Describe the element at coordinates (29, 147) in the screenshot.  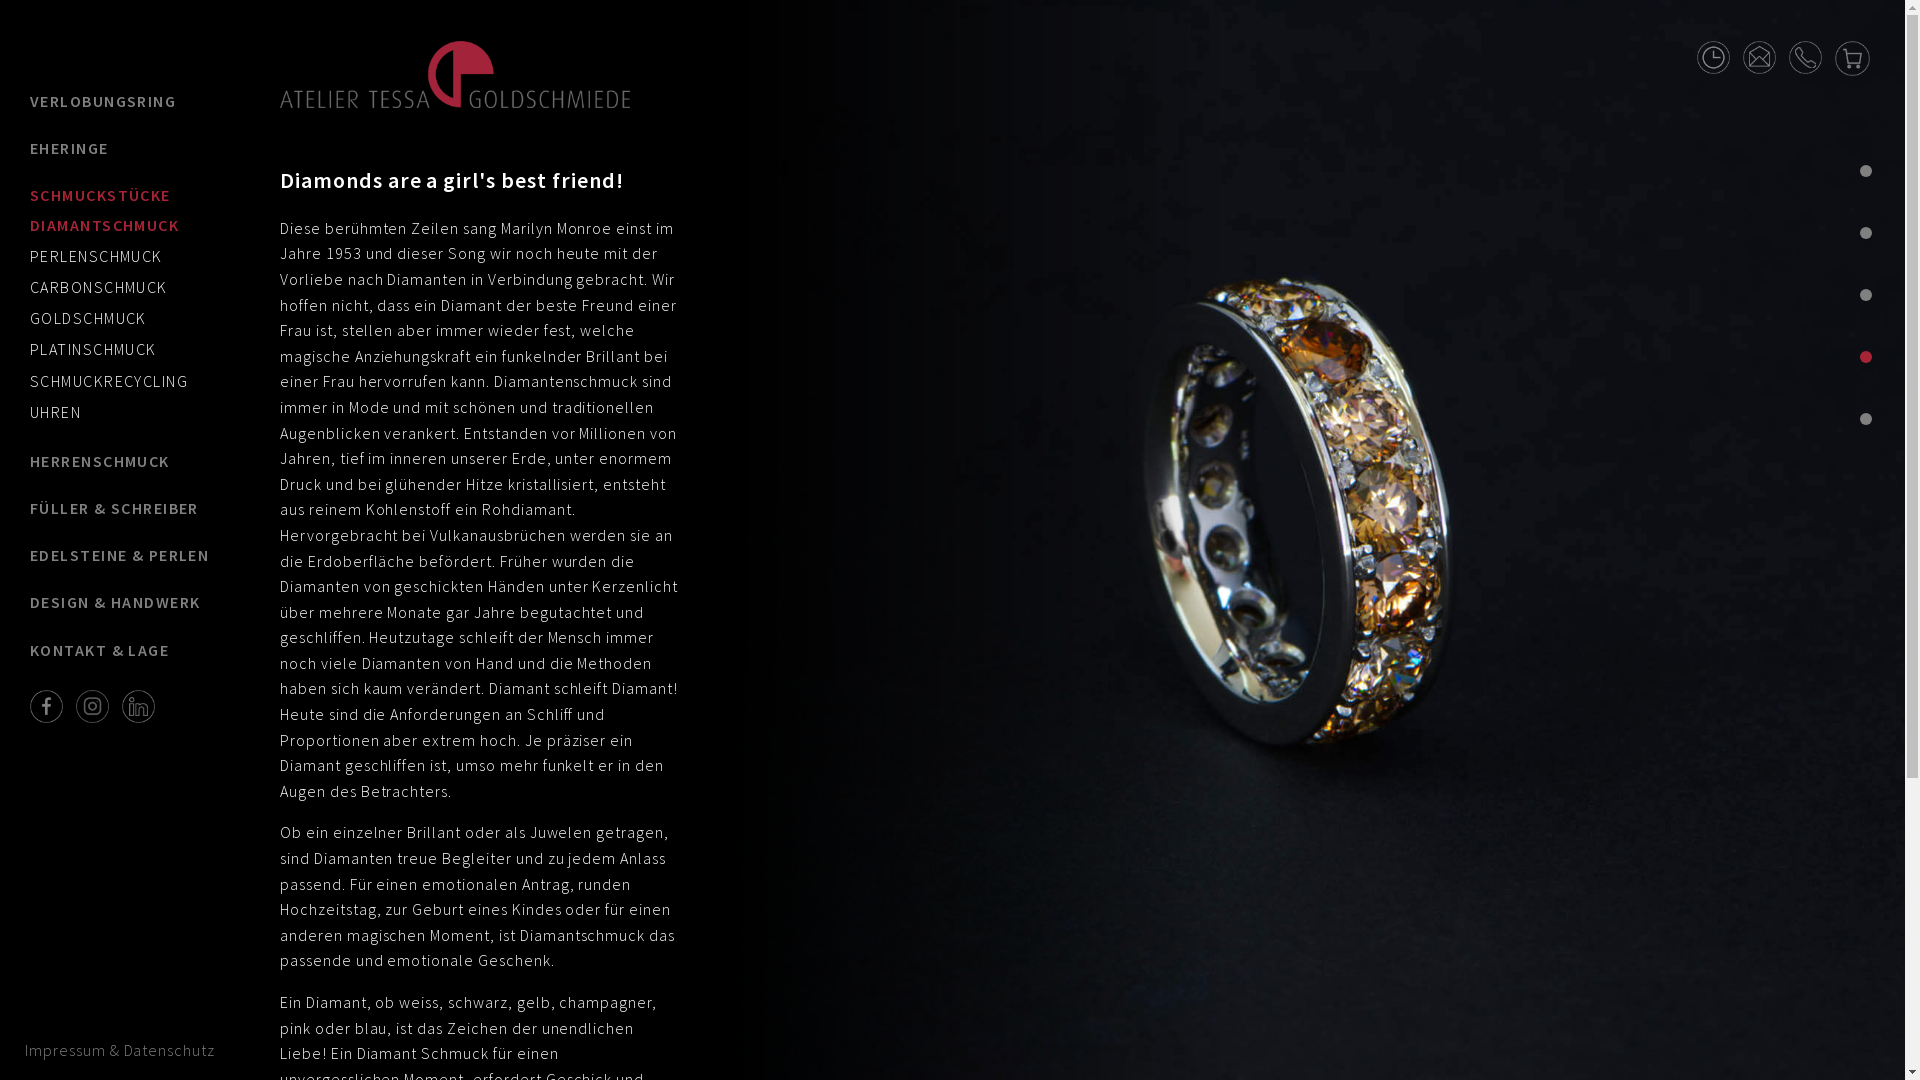
I see `'EHERINGE'` at that location.